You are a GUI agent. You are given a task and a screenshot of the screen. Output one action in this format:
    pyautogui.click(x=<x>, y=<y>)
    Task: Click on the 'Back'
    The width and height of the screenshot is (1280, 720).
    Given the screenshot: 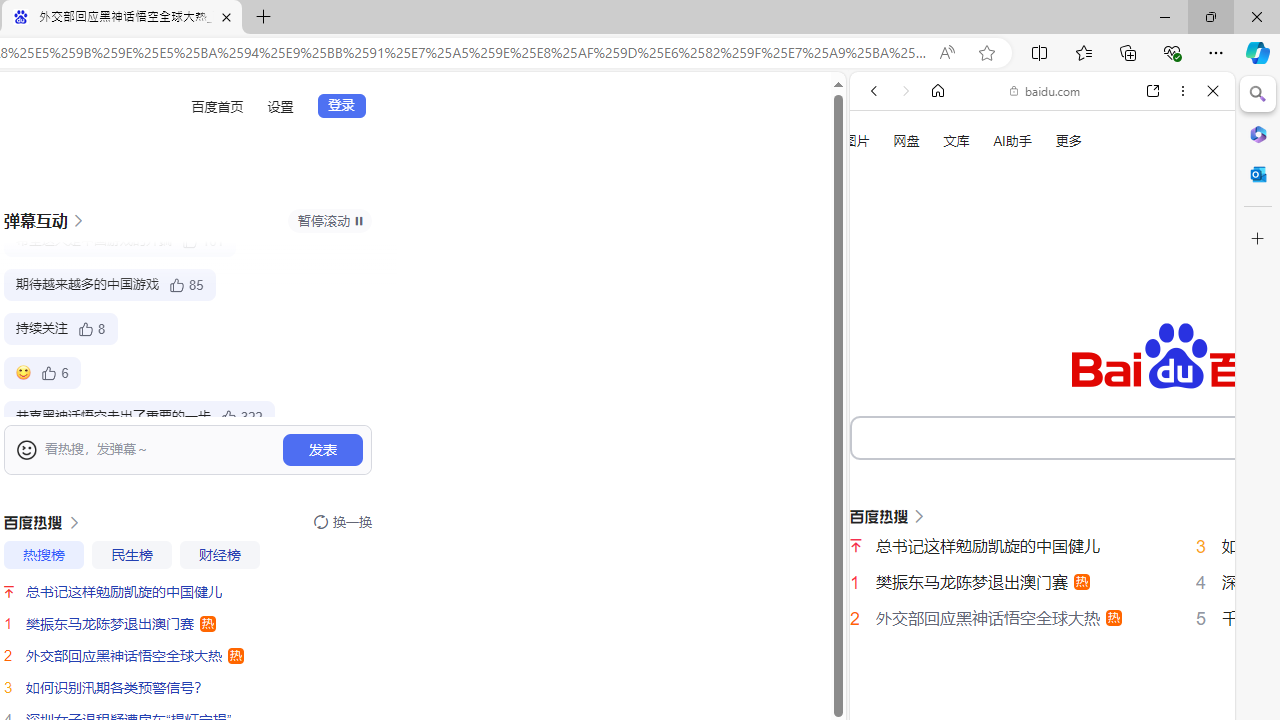 What is the action you would take?
    pyautogui.click(x=874, y=91)
    